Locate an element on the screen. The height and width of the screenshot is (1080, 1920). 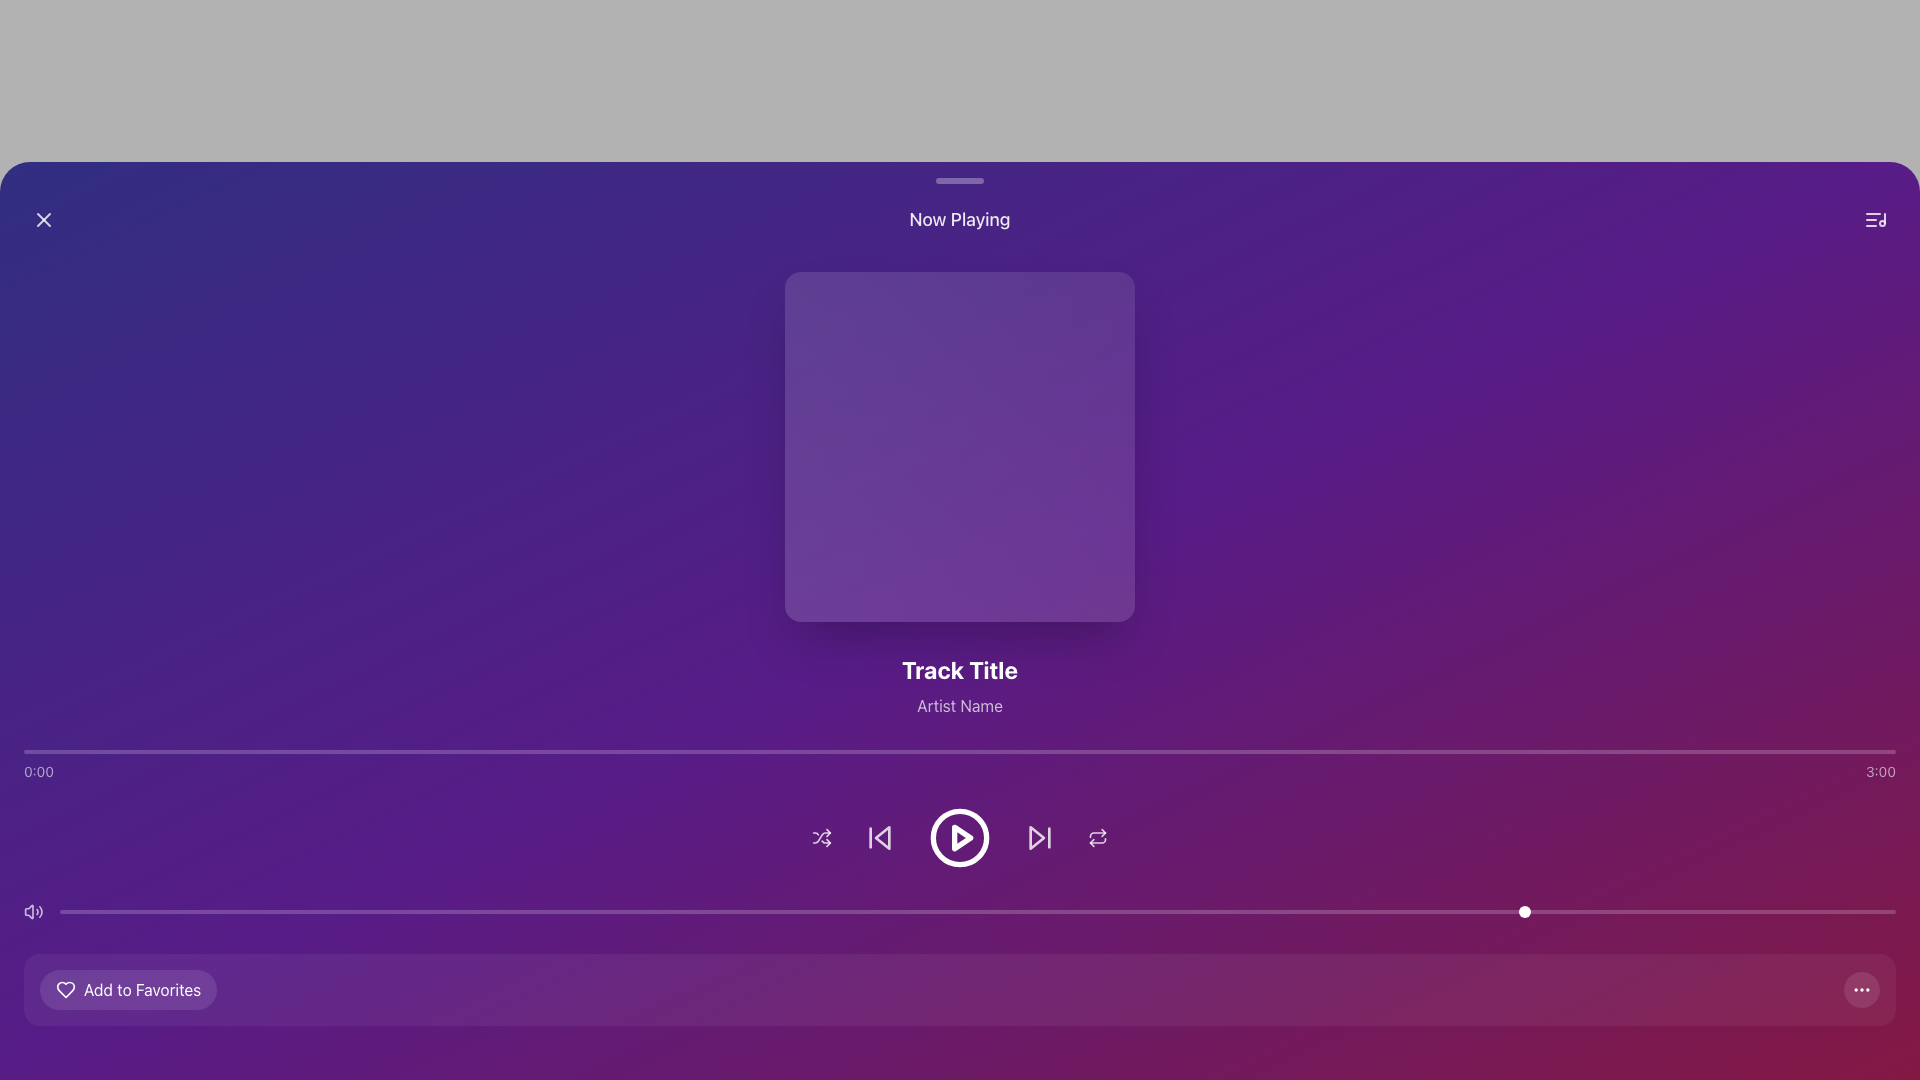
the repeat button located at the farthest right position in the horizontal menu of the media playback interface is located at coordinates (1097, 837).